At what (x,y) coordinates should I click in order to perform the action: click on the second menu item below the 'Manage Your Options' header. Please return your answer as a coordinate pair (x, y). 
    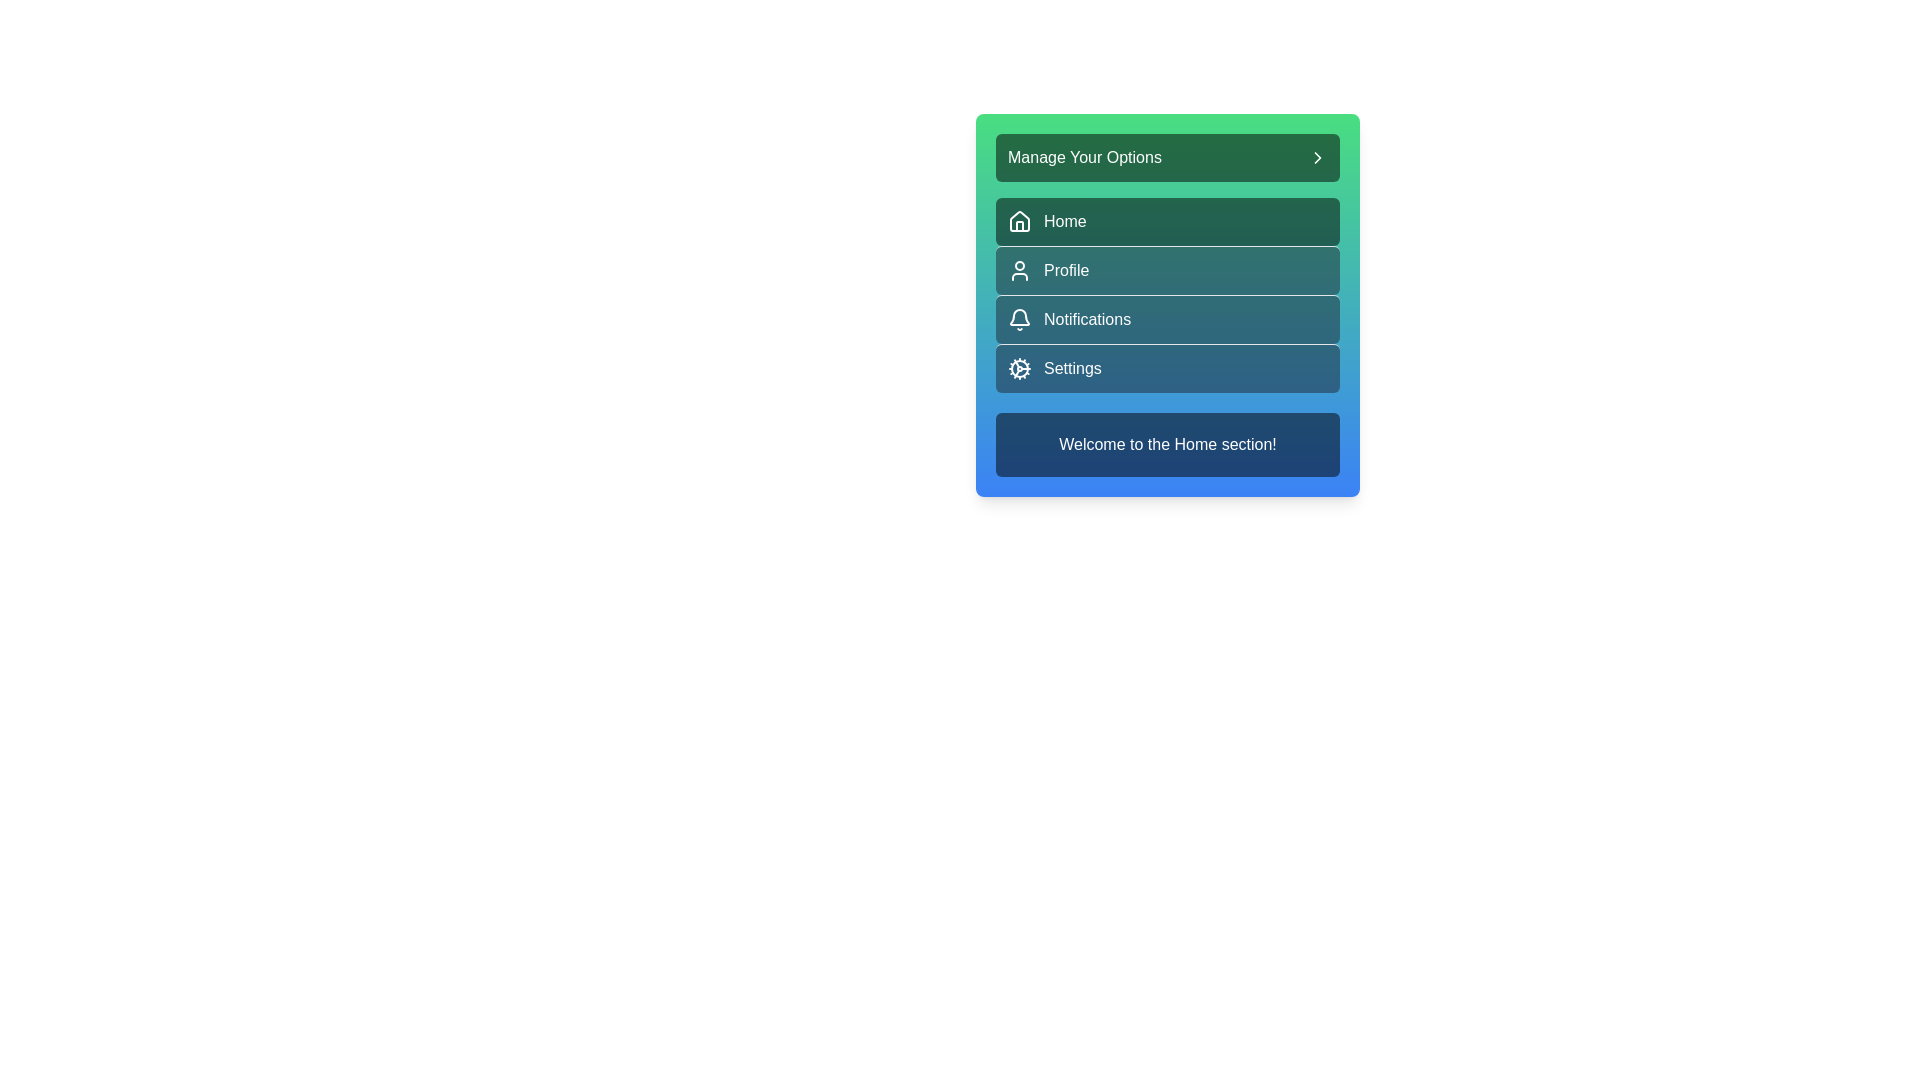
    Looking at the image, I should click on (1167, 295).